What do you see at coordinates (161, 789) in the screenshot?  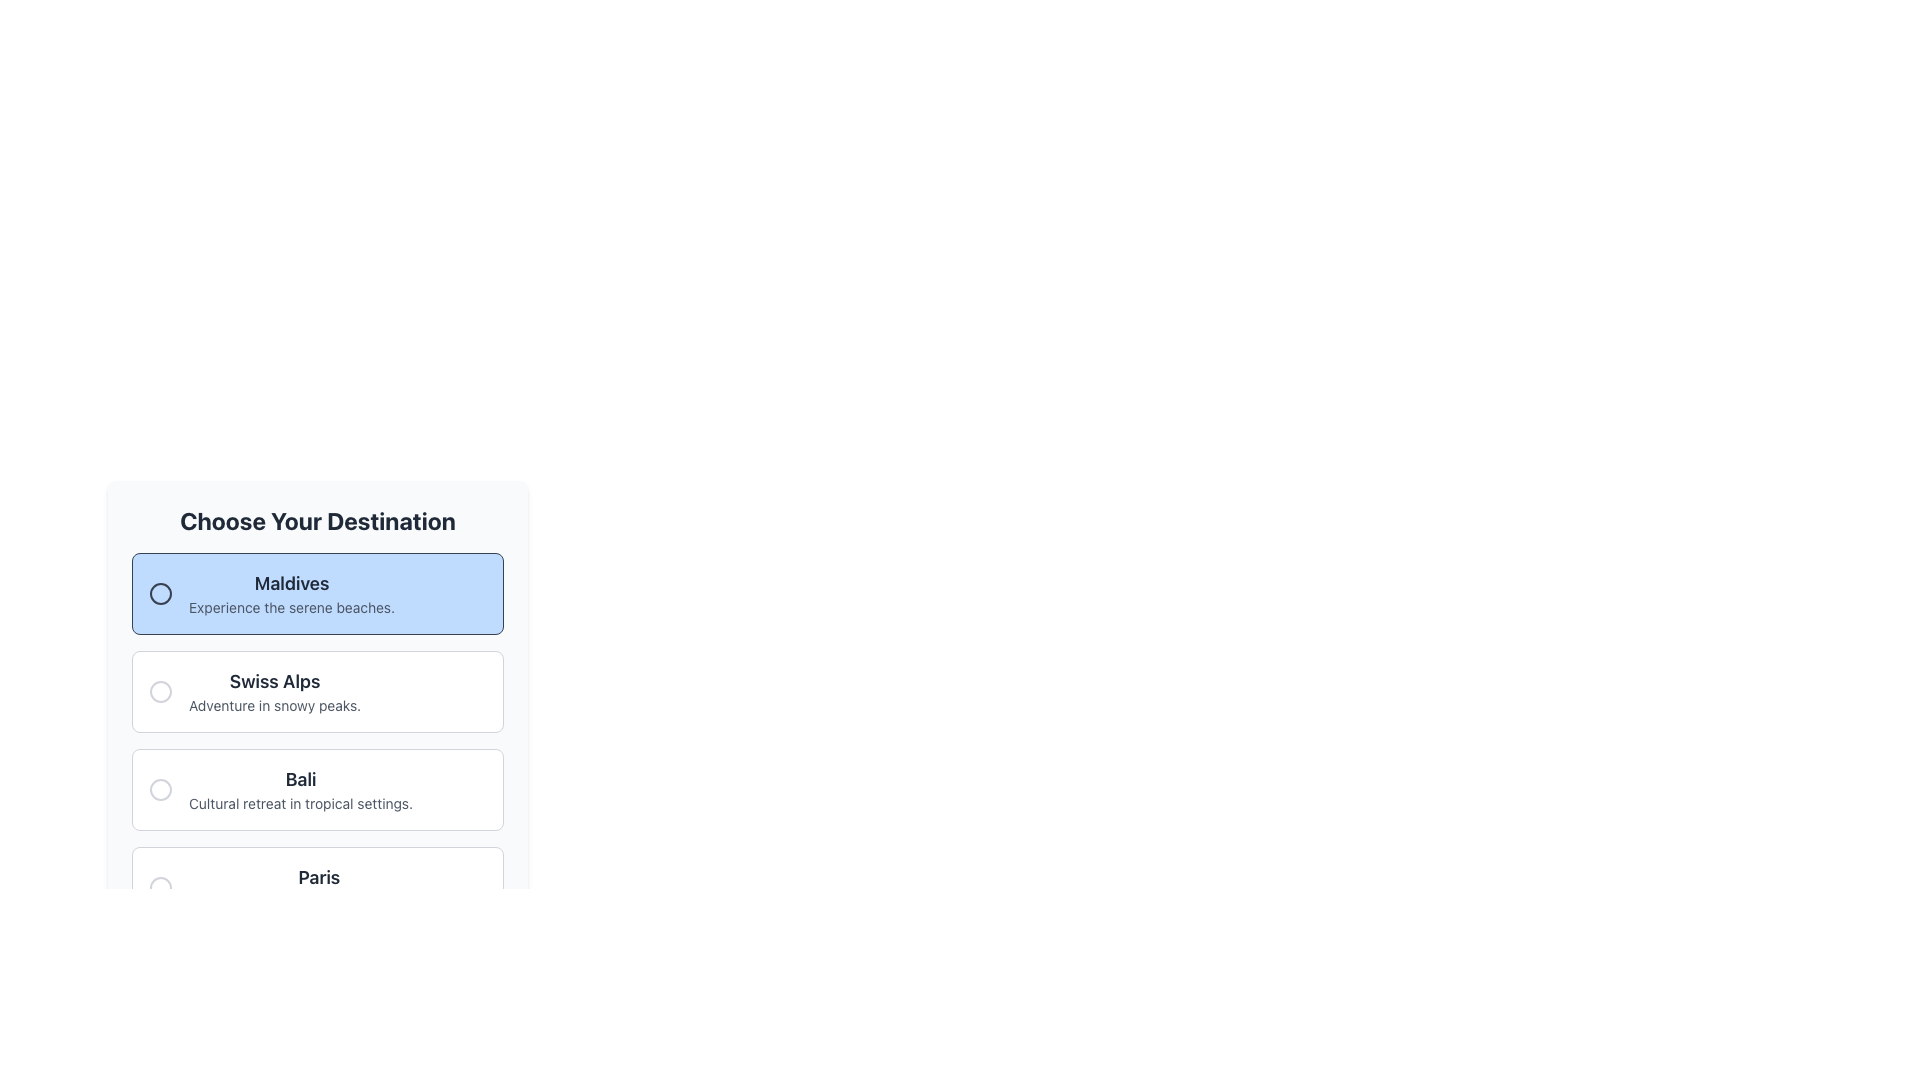 I see `the circular selection indicator for the third option labeled 'Bali' in the vertical list of destination choices` at bounding box center [161, 789].